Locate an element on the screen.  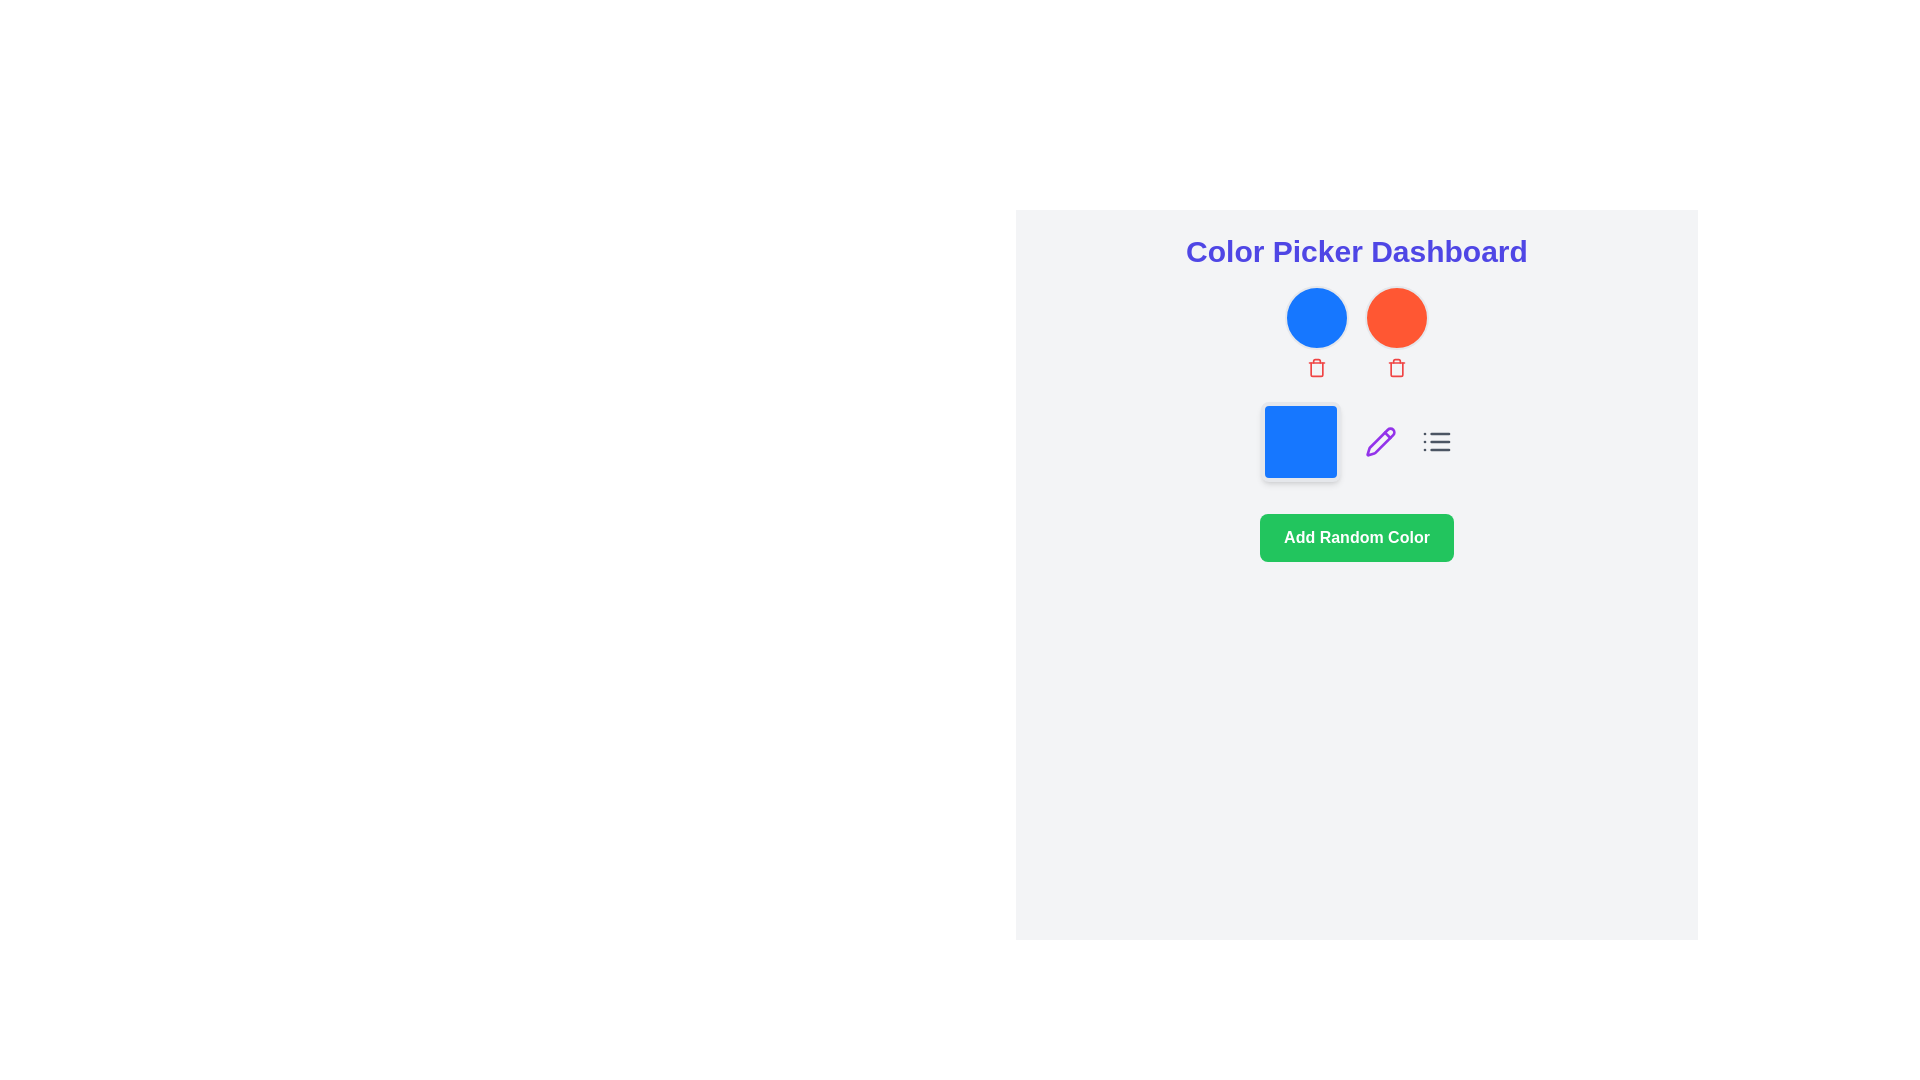
the small red trash can icon located beneath the blue circular selector is located at coordinates (1316, 367).